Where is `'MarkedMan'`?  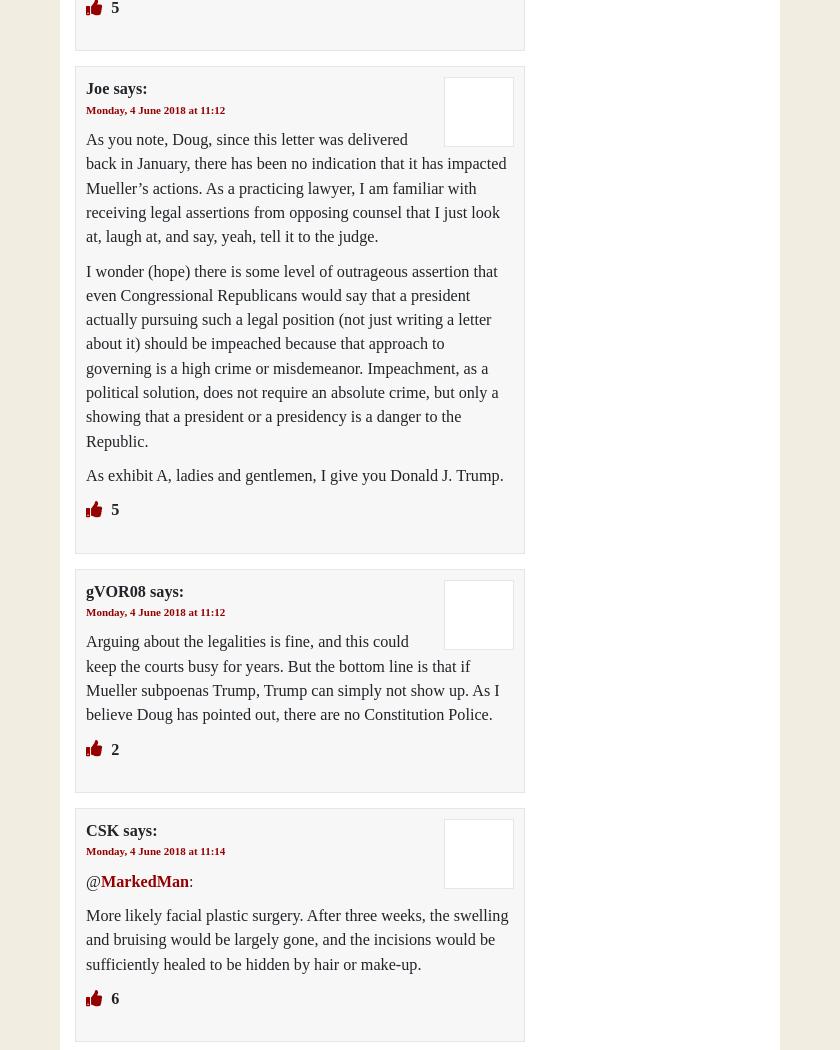
'MarkedMan' is located at coordinates (99, 879).